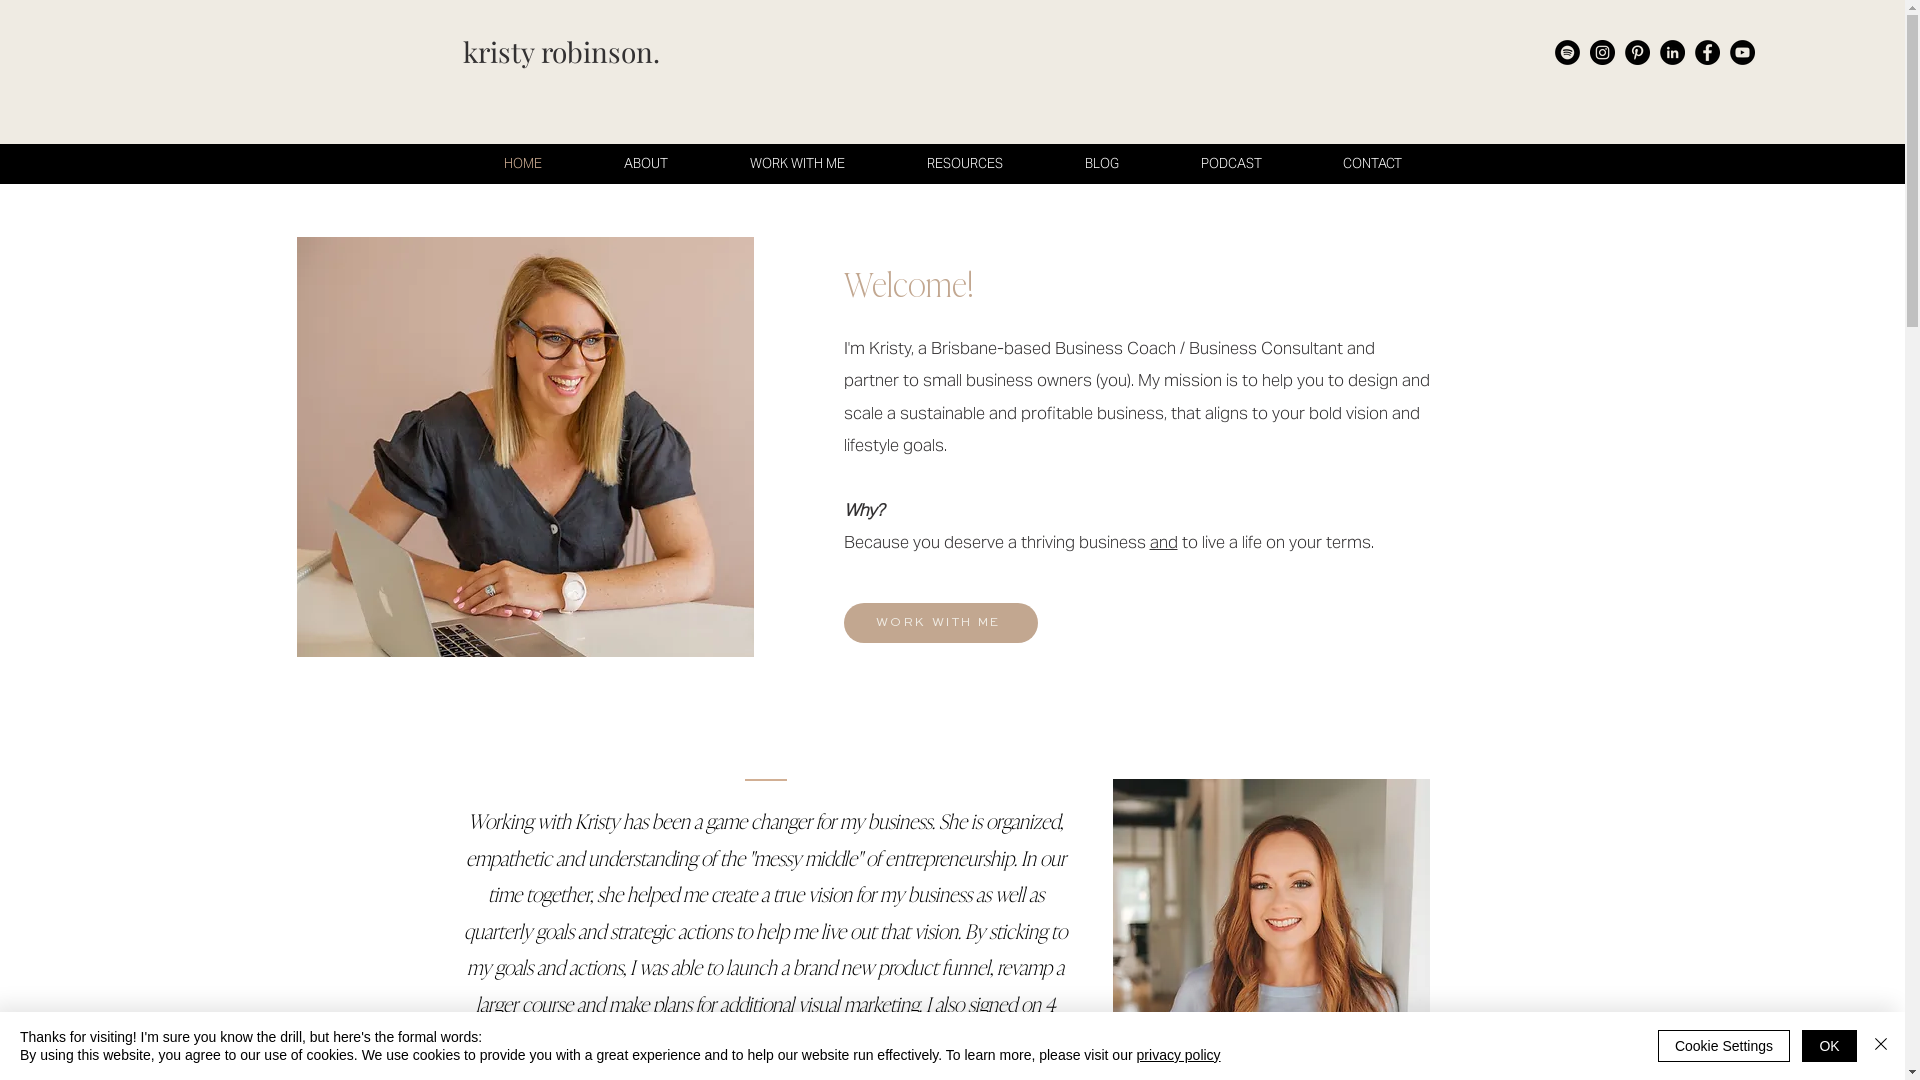 This screenshot has width=1920, height=1080. I want to click on 'PODCAST', so click(1160, 163).